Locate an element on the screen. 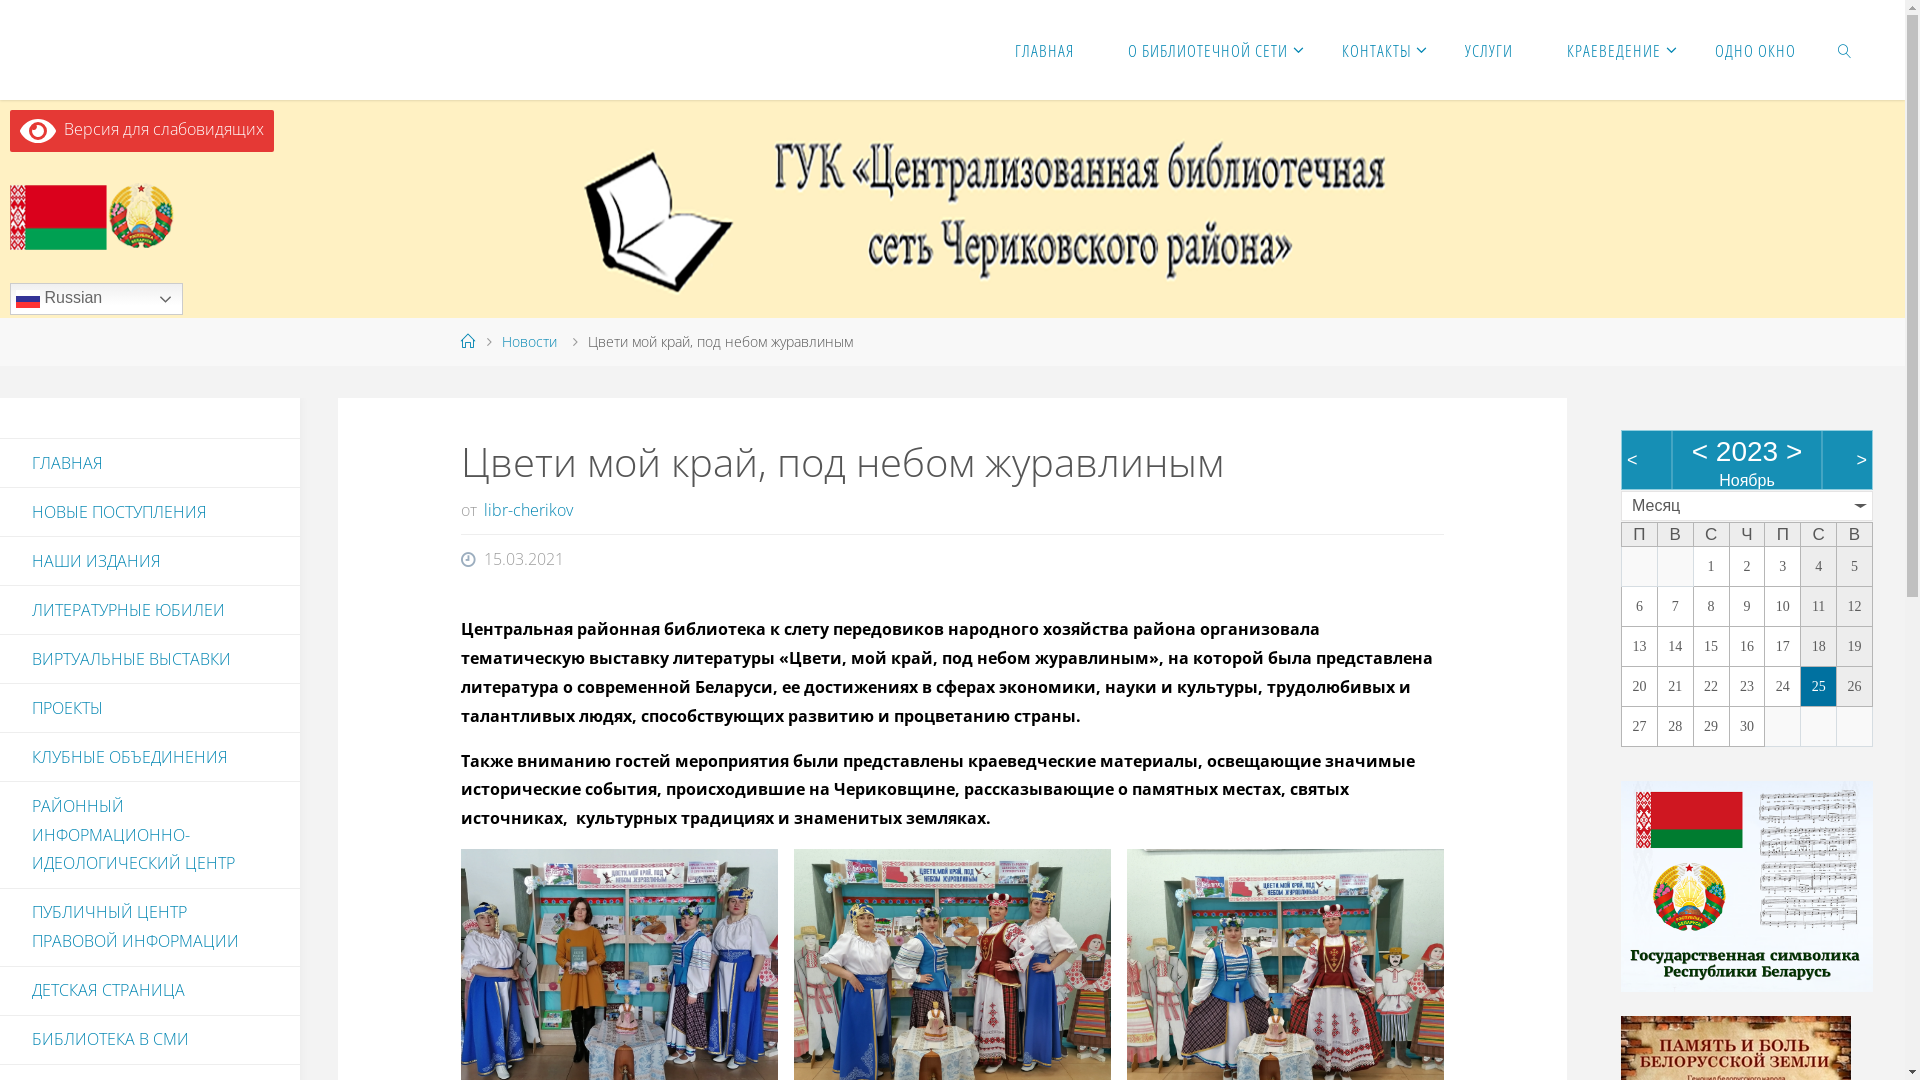 Image resolution: width=1920 pixels, height=1080 pixels. '<' is located at coordinates (1698, 451).